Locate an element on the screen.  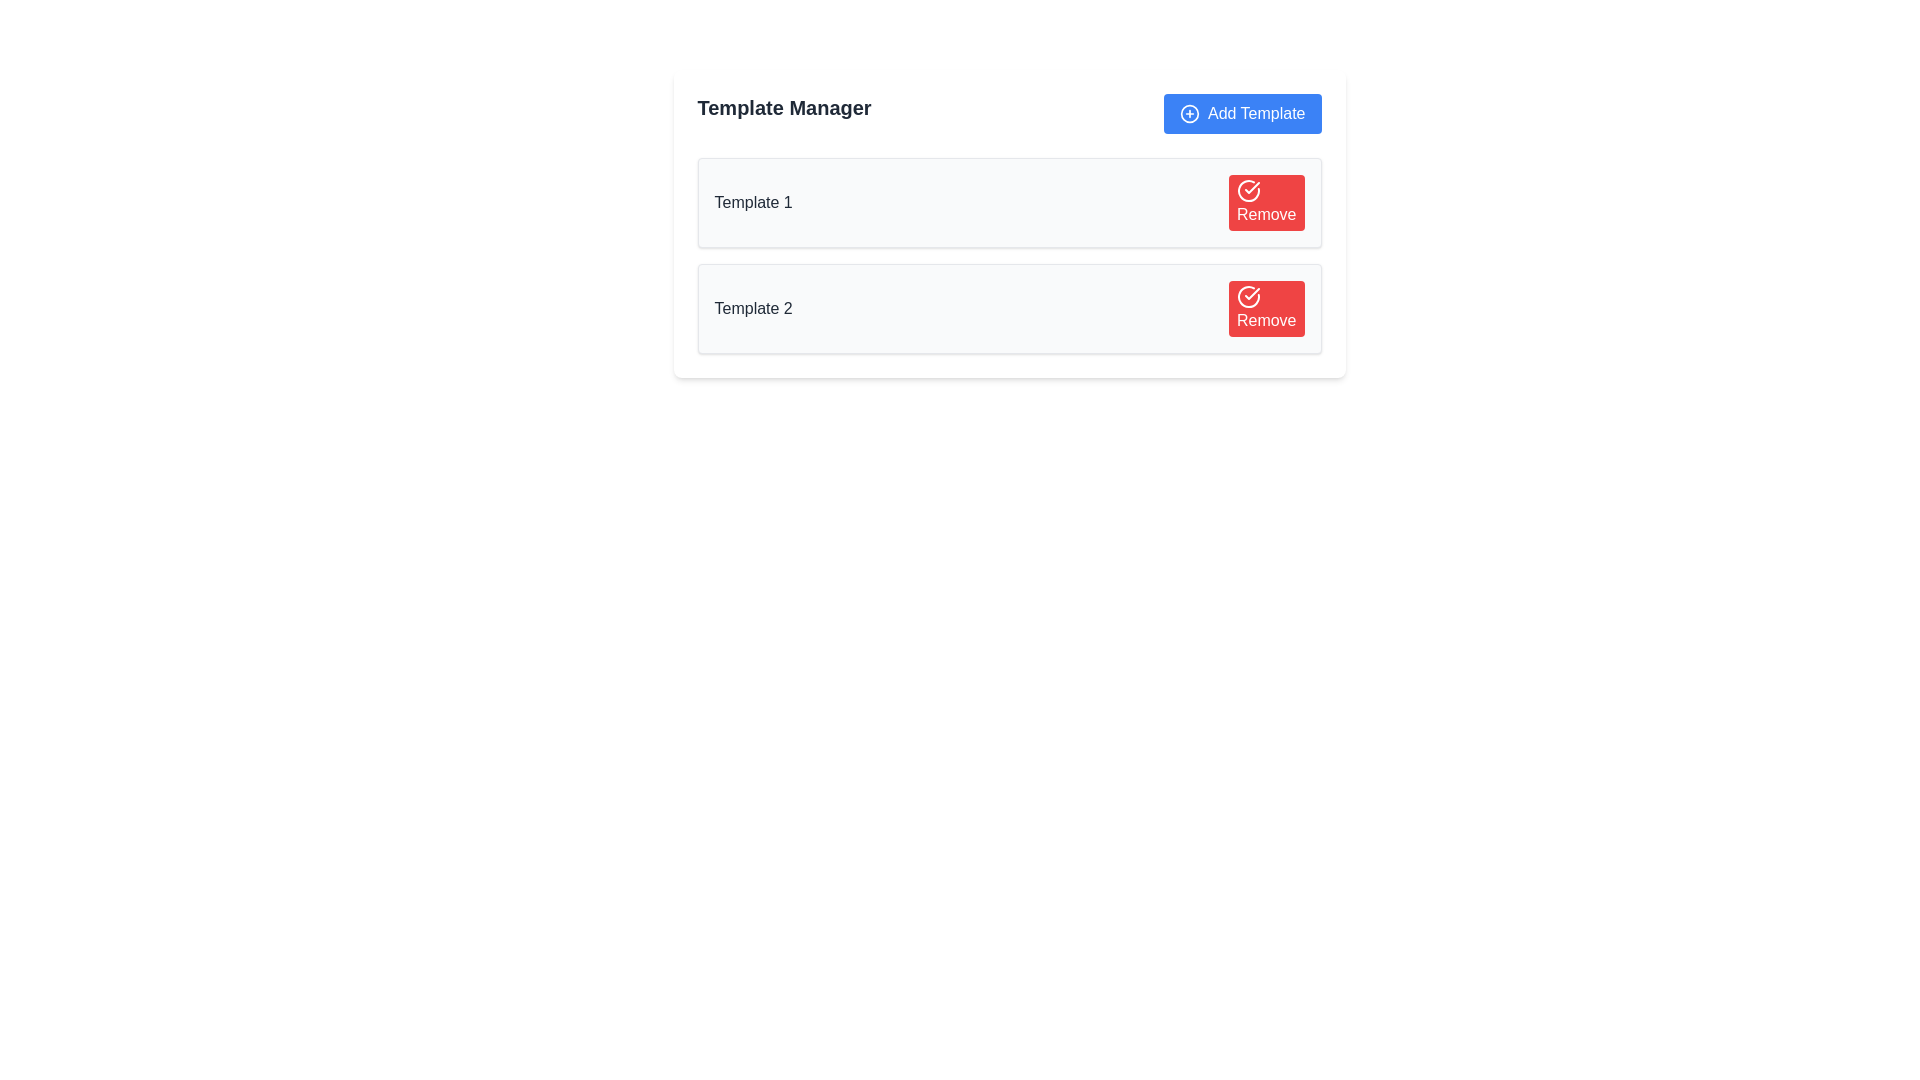
the text label that identifies the template's name in the second row of the list, located to the left of the remove button is located at coordinates (752, 308).